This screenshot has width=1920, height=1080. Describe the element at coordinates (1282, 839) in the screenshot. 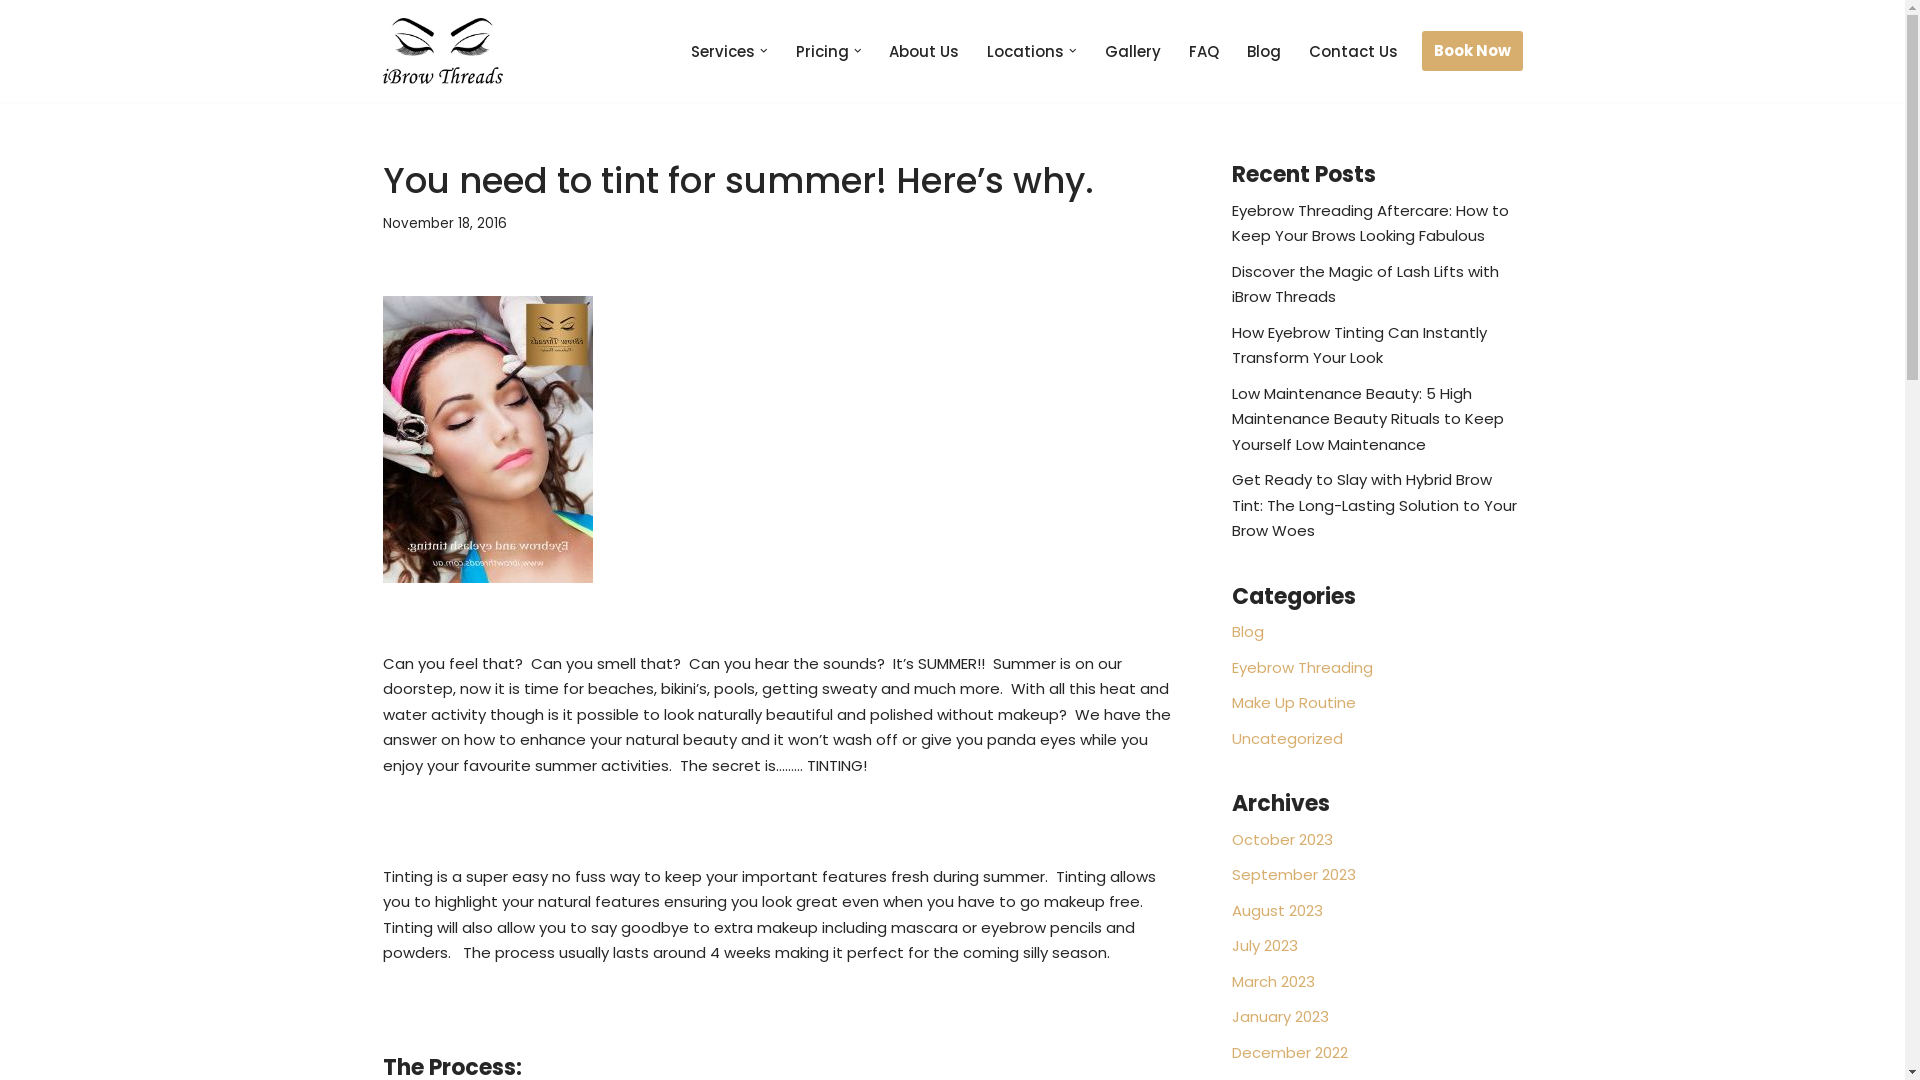

I see `'October 2023'` at that location.